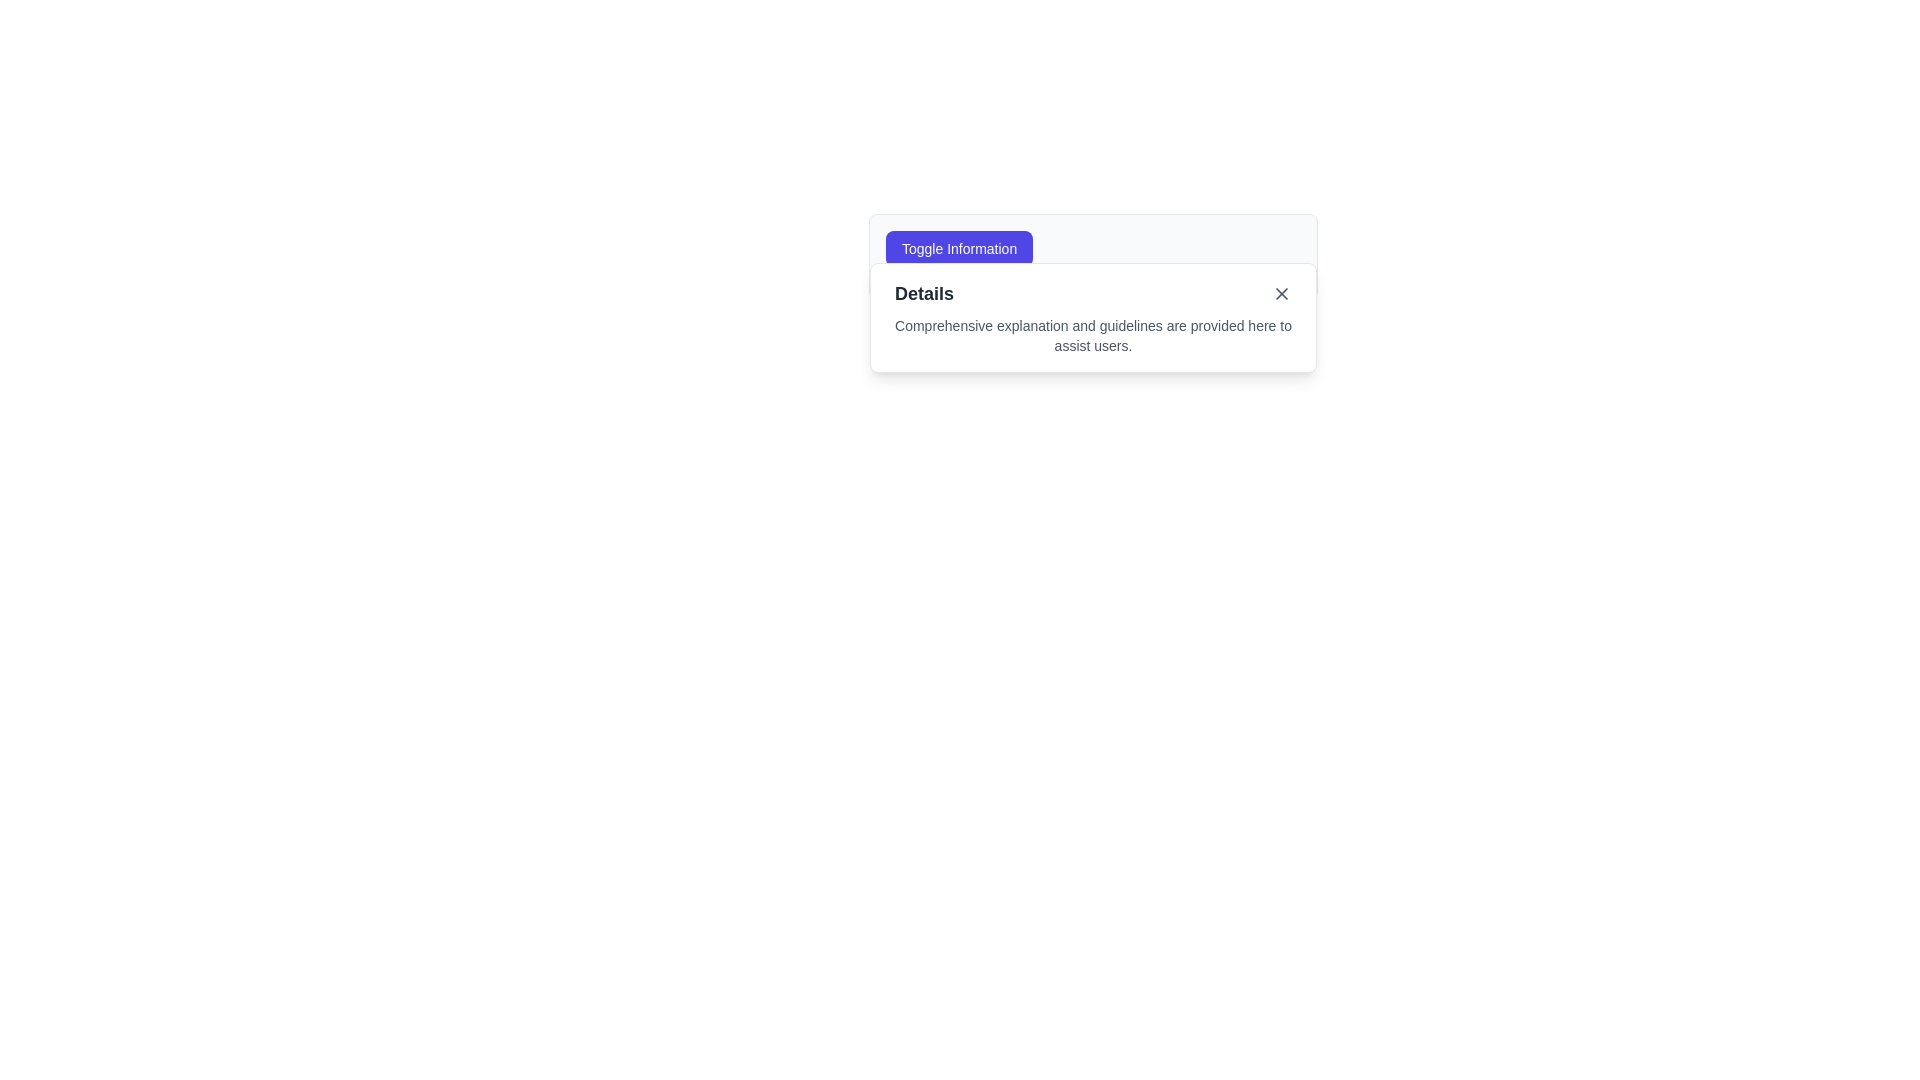 The width and height of the screenshot is (1920, 1080). What do you see at coordinates (958, 248) in the screenshot?
I see `the rectangular button with a purple background and white text reading 'Toggle Information'` at bounding box center [958, 248].